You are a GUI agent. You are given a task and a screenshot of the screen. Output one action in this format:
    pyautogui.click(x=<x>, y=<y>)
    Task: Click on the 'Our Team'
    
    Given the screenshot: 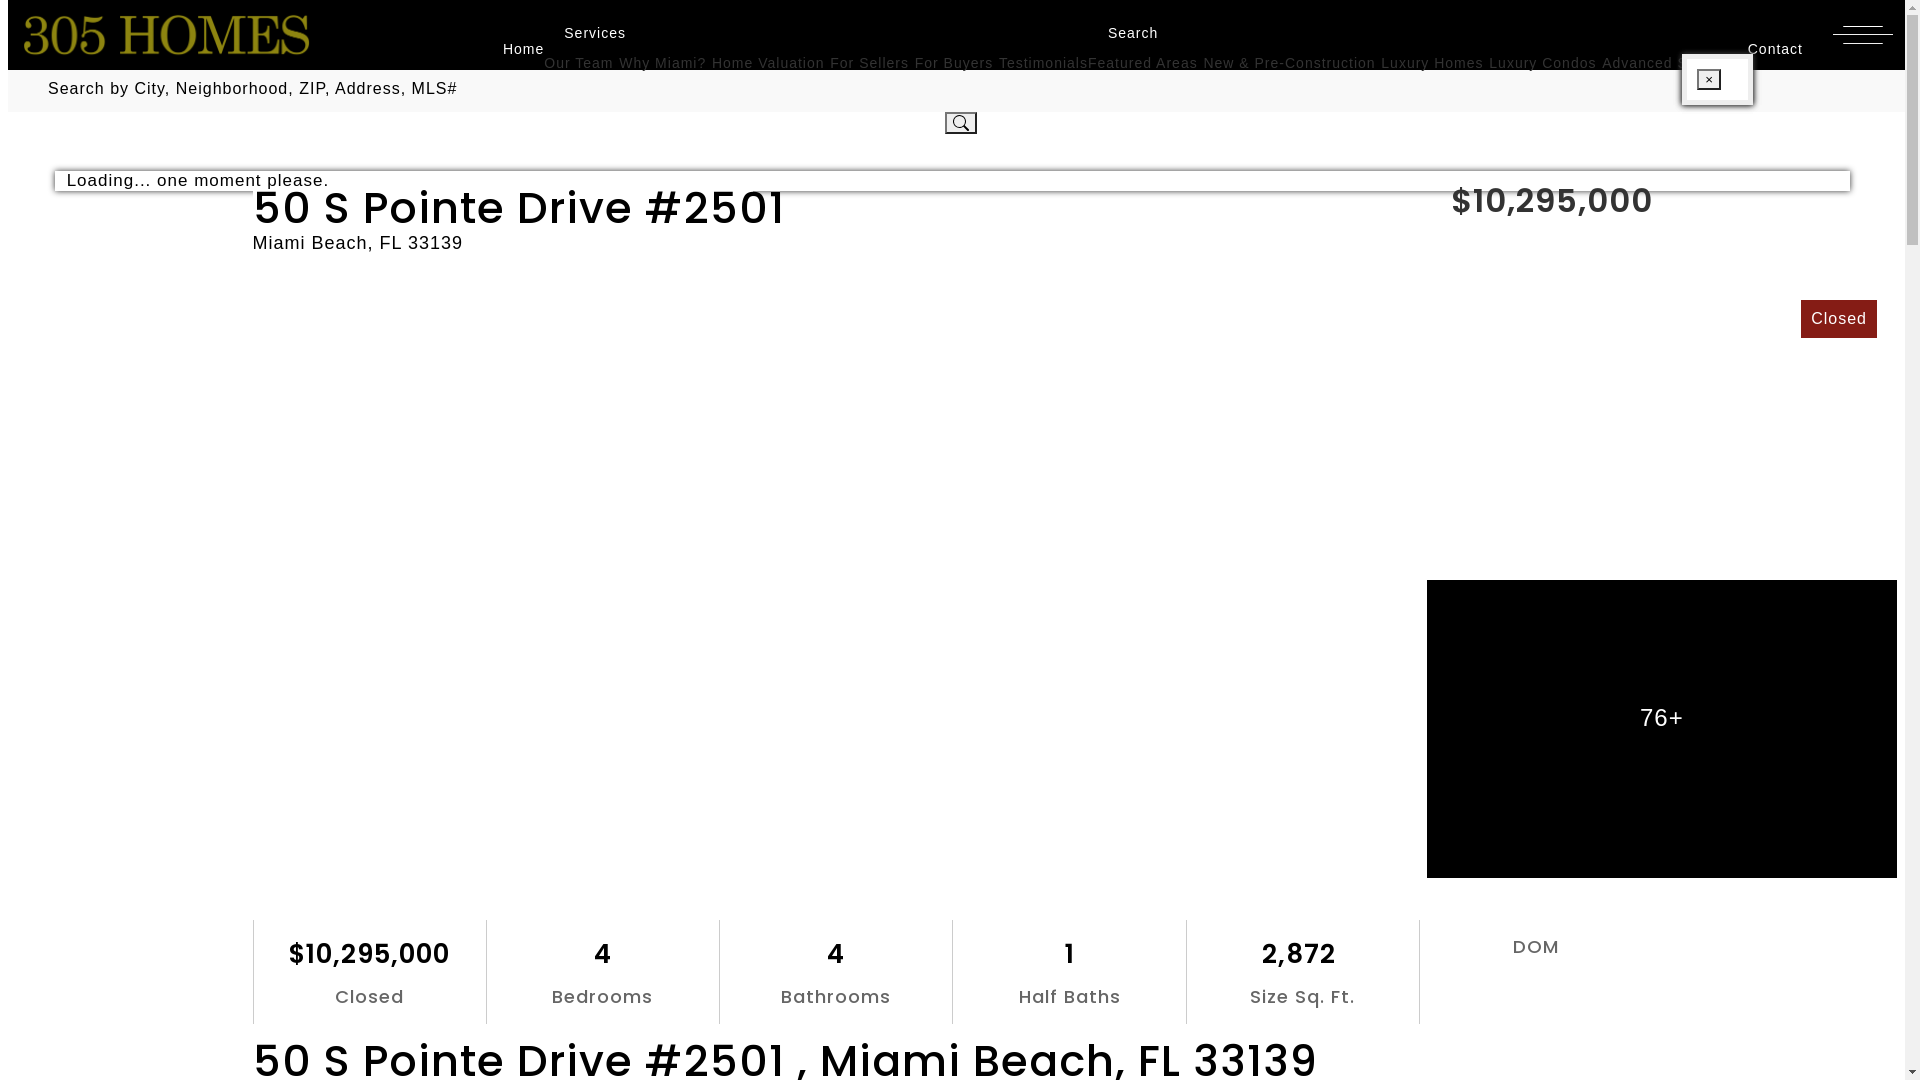 What is the action you would take?
    pyautogui.click(x=577, y=61)
    